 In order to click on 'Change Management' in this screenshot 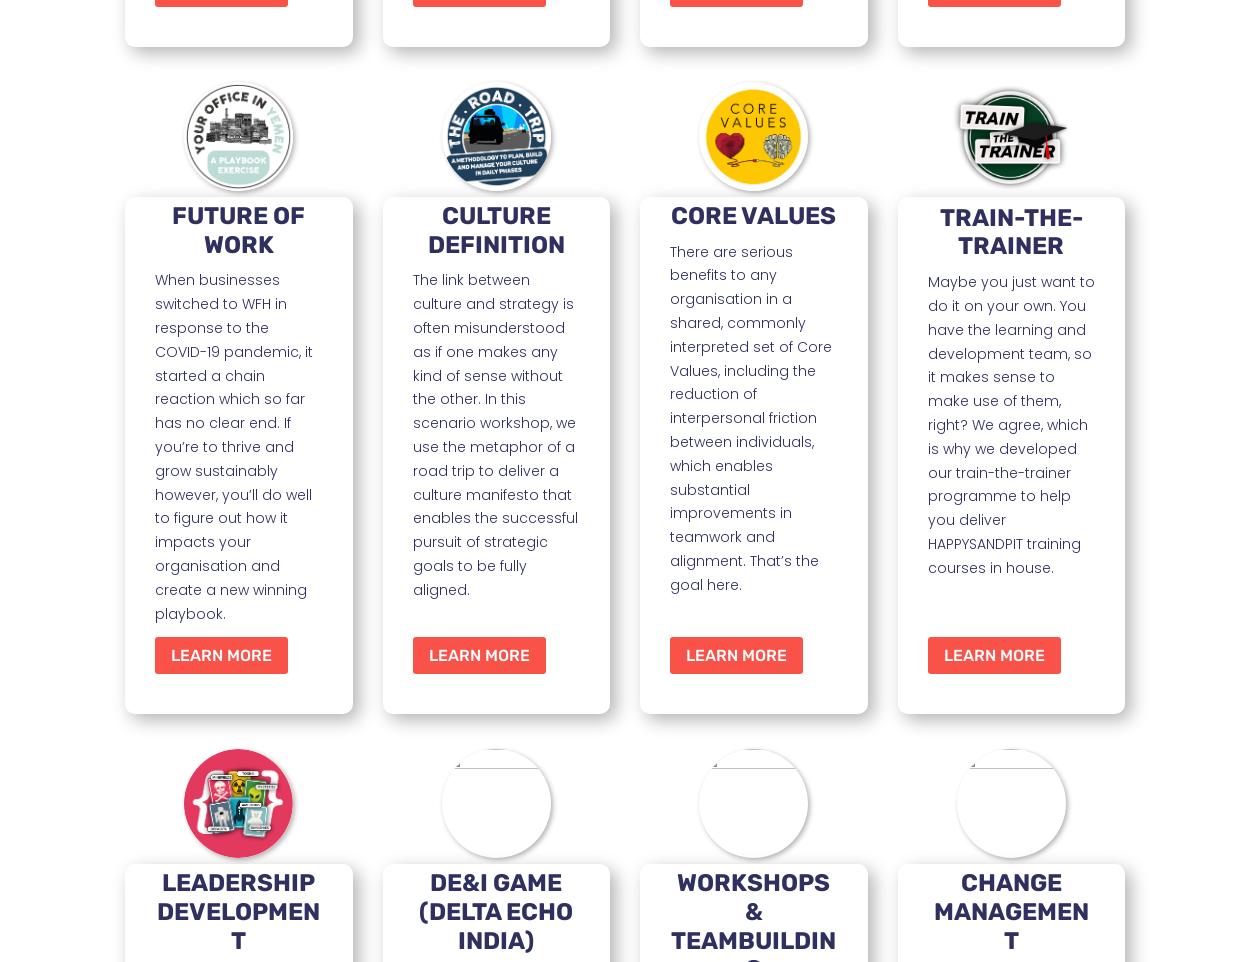, I will do `click(1010, 910)`.